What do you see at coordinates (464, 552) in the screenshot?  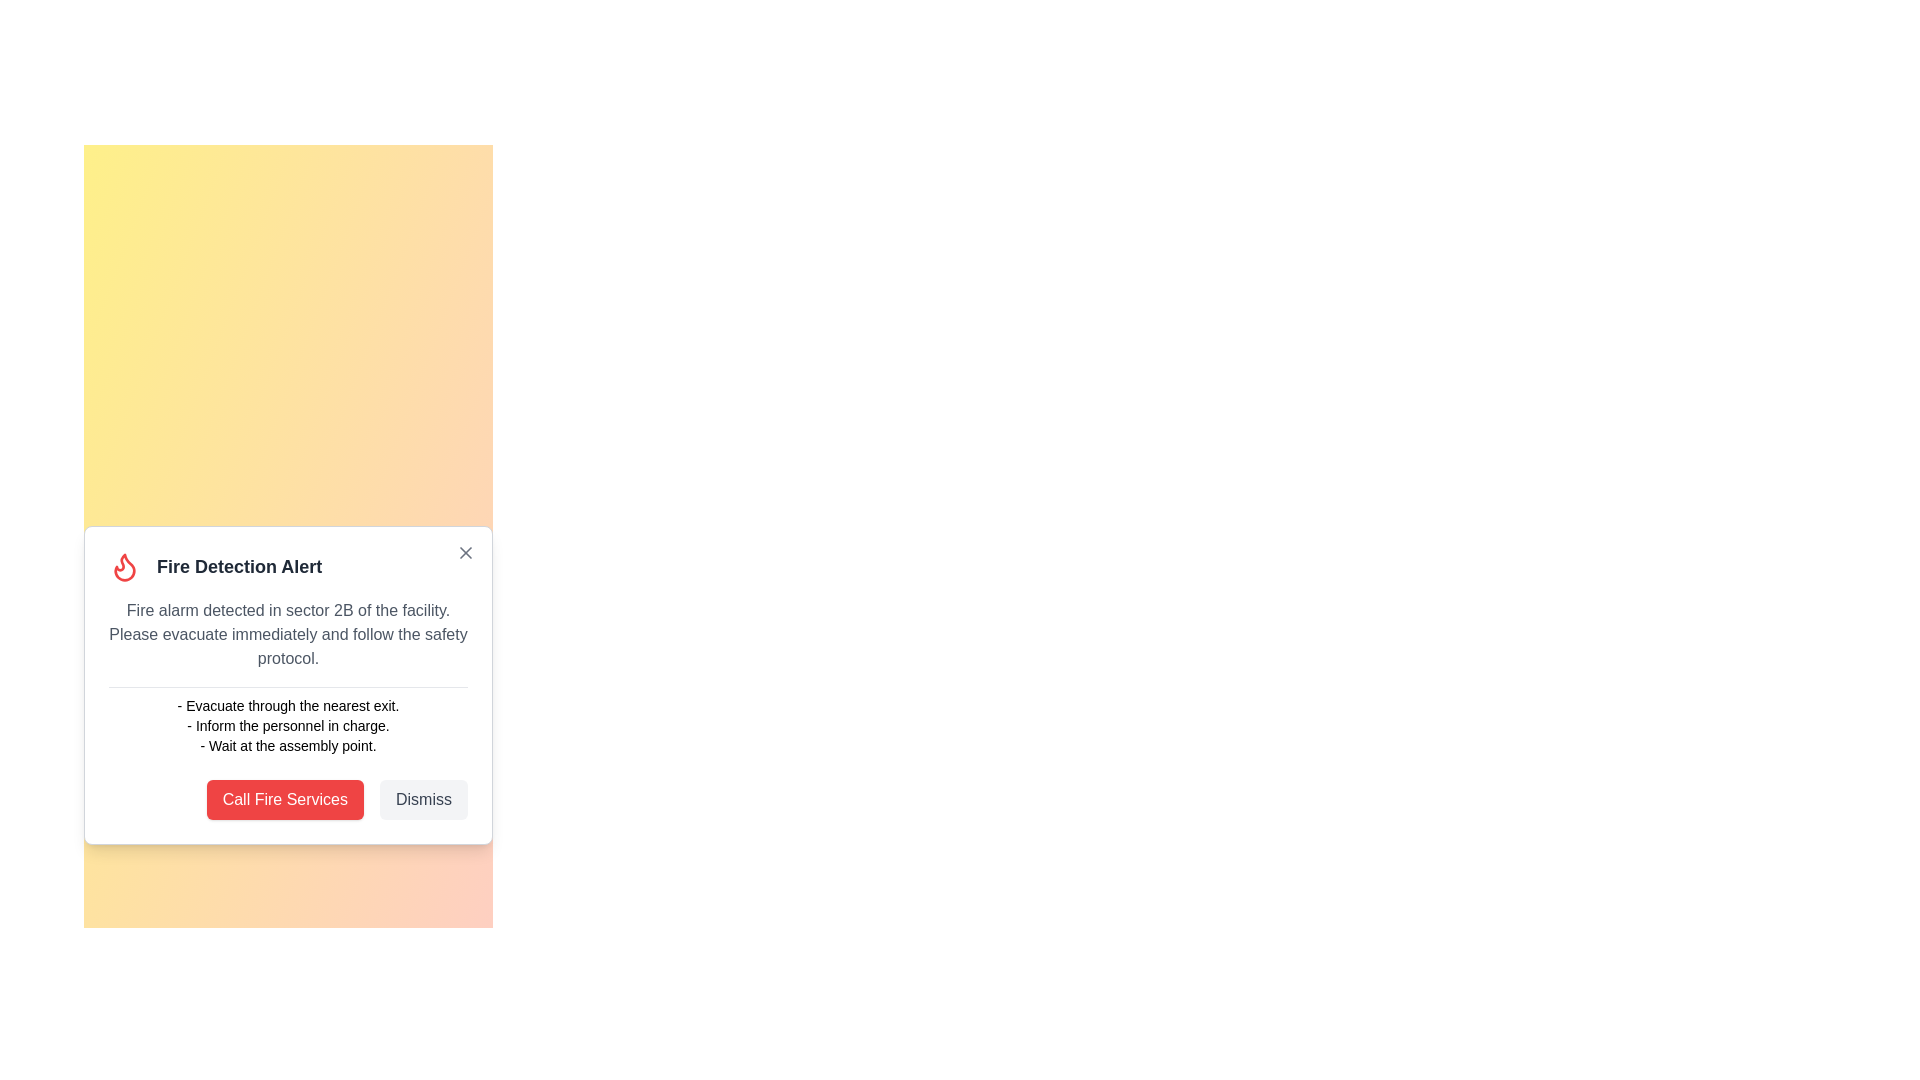 I see `the close button to dismiss the alert modal` at bounding box center [464, 552].